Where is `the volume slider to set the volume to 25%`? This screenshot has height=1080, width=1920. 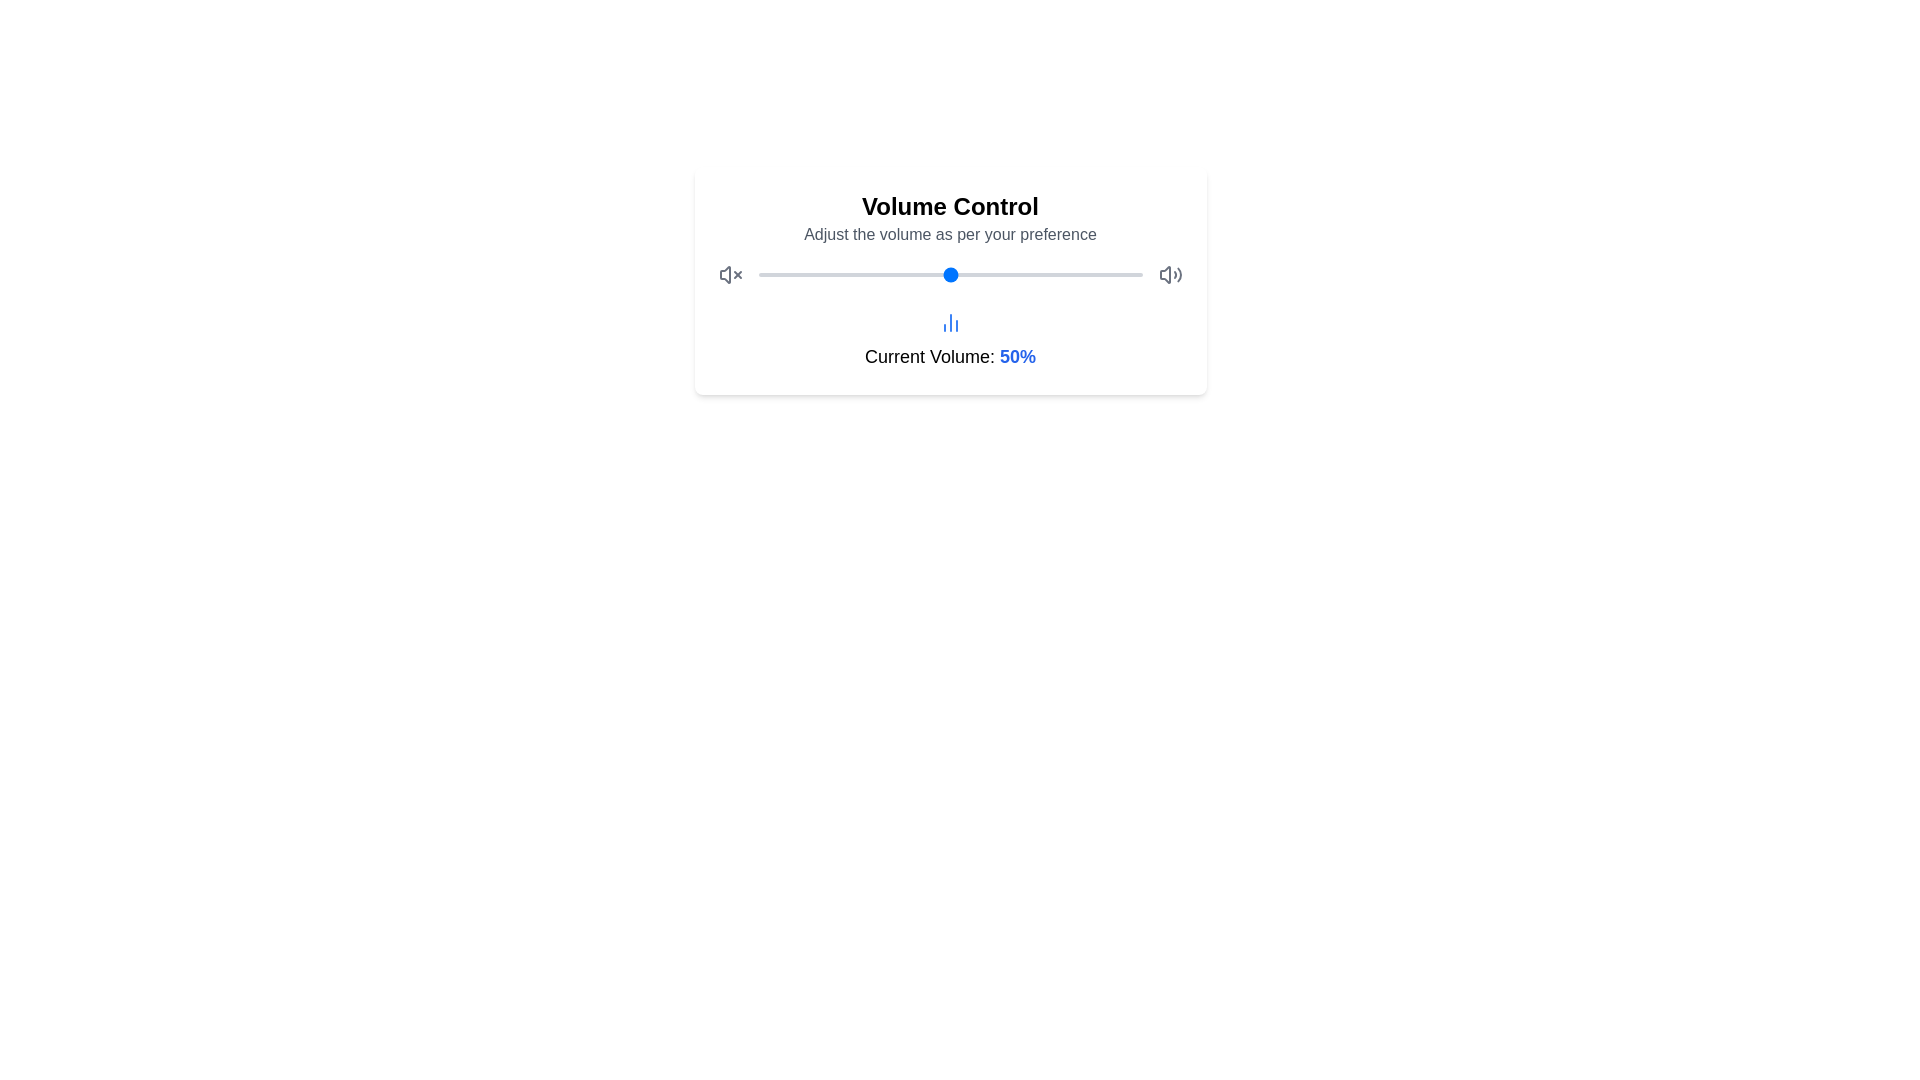
the volume slider to set the volume to 25% is located at coordinates (854, 274).